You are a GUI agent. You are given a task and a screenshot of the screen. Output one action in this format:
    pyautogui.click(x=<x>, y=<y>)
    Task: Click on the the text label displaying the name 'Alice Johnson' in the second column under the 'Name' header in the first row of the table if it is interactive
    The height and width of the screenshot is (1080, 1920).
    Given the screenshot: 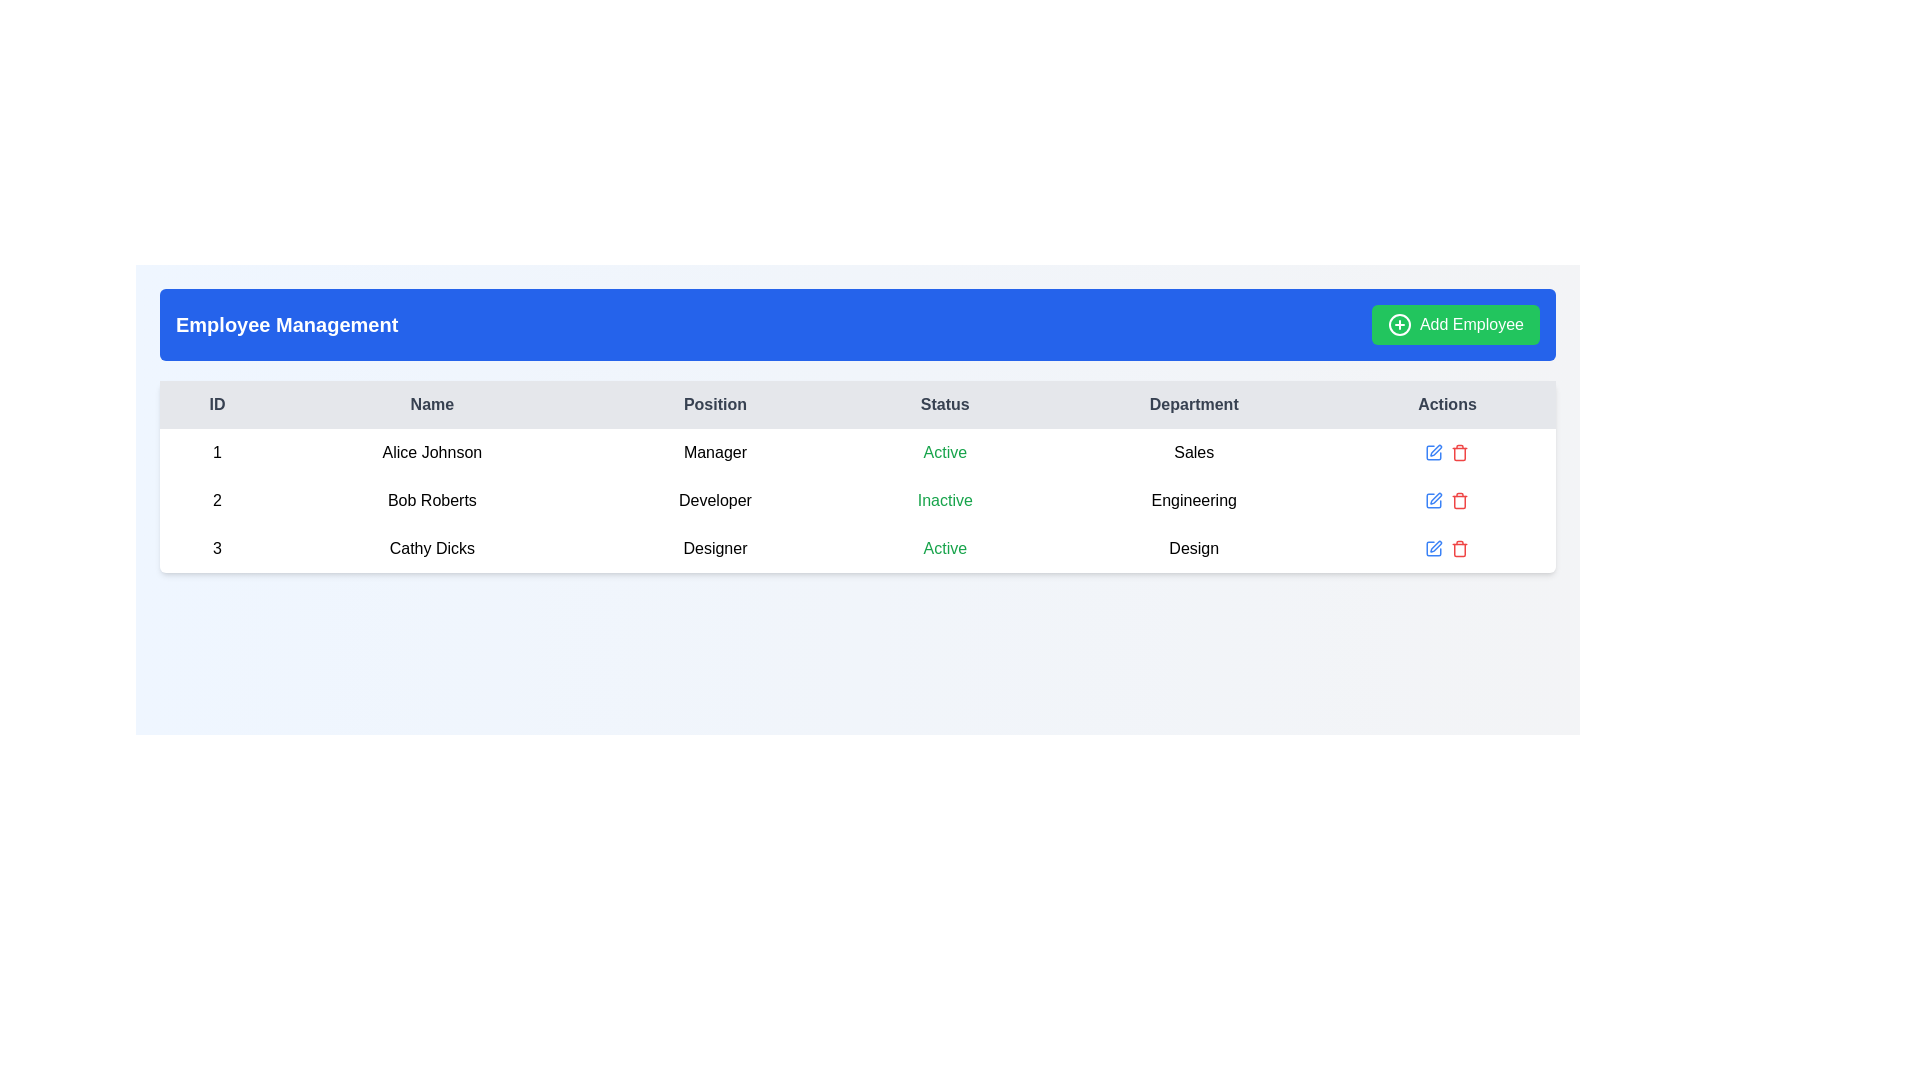 What is the action you would take?
    pyautogui.click(x=431, y=452)
    